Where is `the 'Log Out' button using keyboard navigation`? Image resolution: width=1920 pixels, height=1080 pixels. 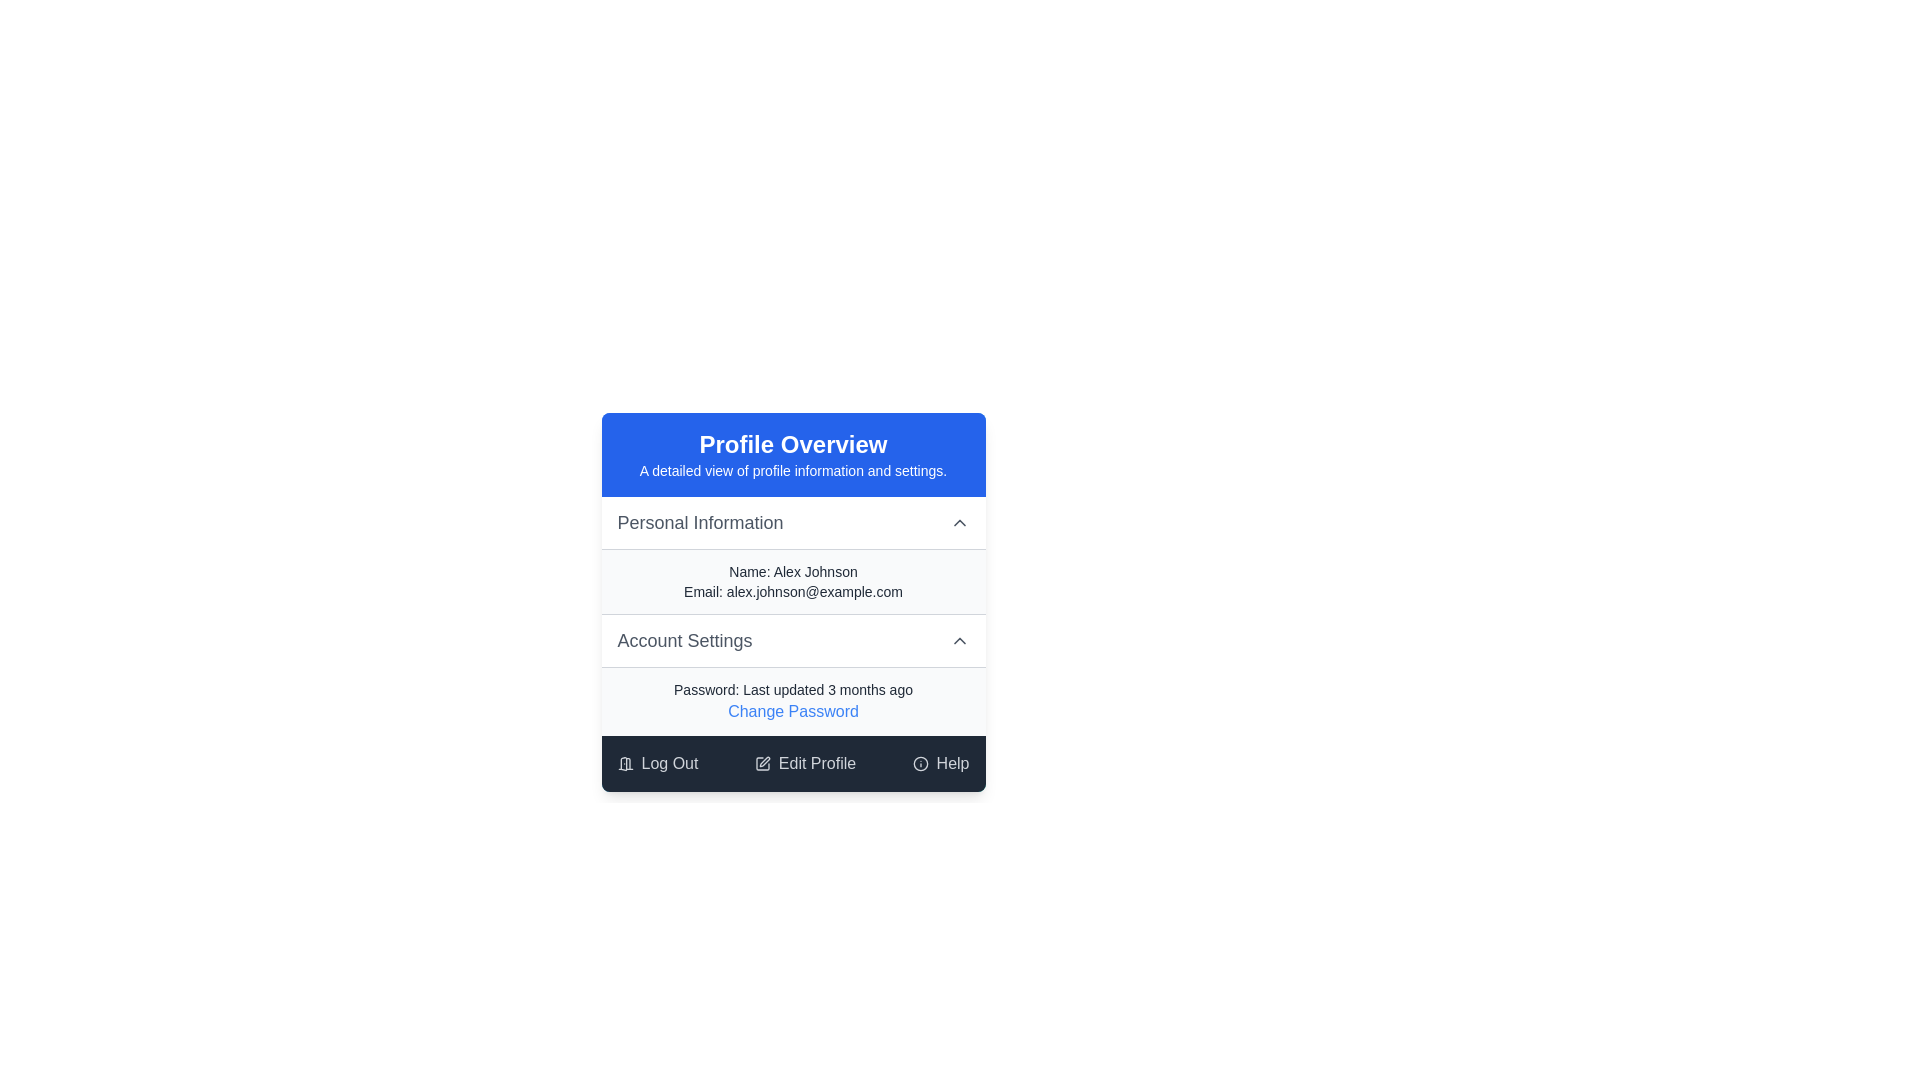
the 'Log Out' button using keyboard navigation is located at coordinates (657, 763).